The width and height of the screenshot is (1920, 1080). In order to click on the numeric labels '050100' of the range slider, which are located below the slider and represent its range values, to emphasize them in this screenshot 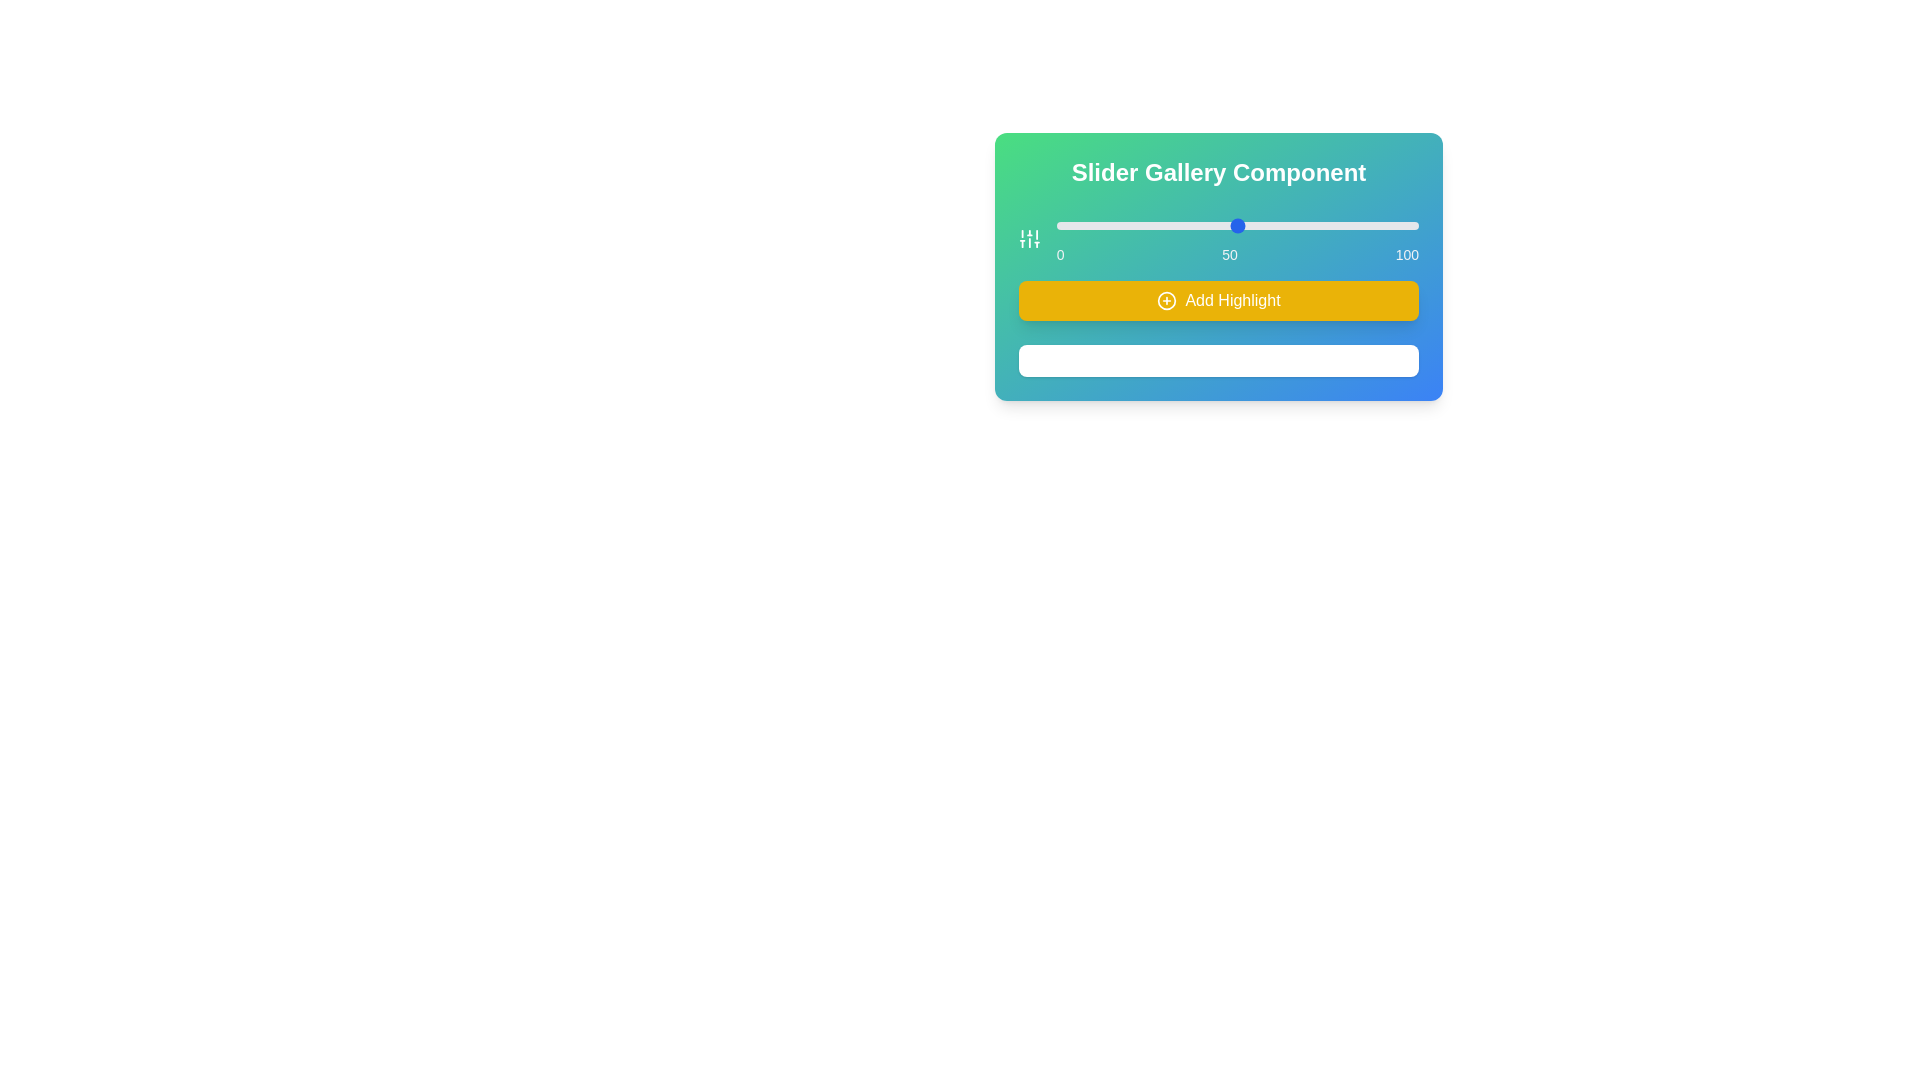, I will do `click(1236, 253)`.